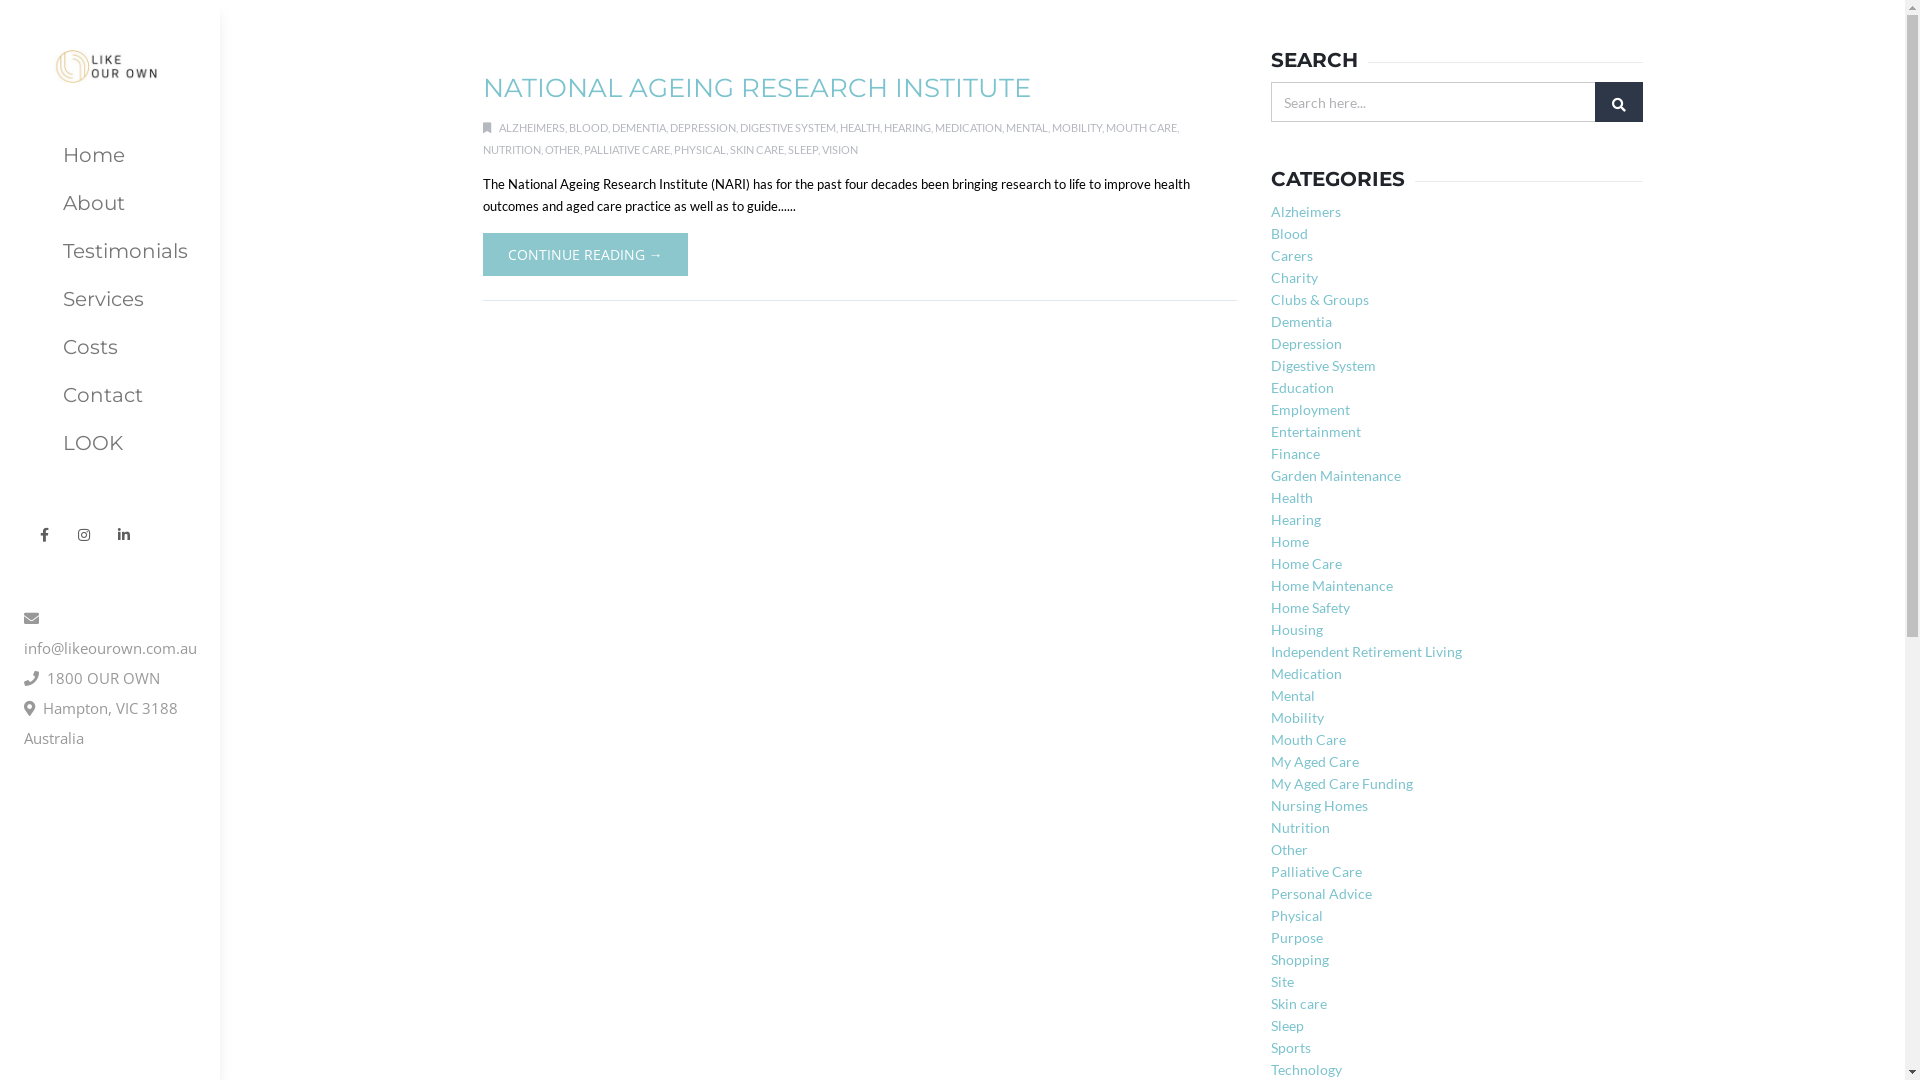 The height and width of the screenshot is (1080, 1920). What do you see at coordinates (1315, 430) in the screenshot?
I see `'Entertainment'` at bounding box center [1315, 430].